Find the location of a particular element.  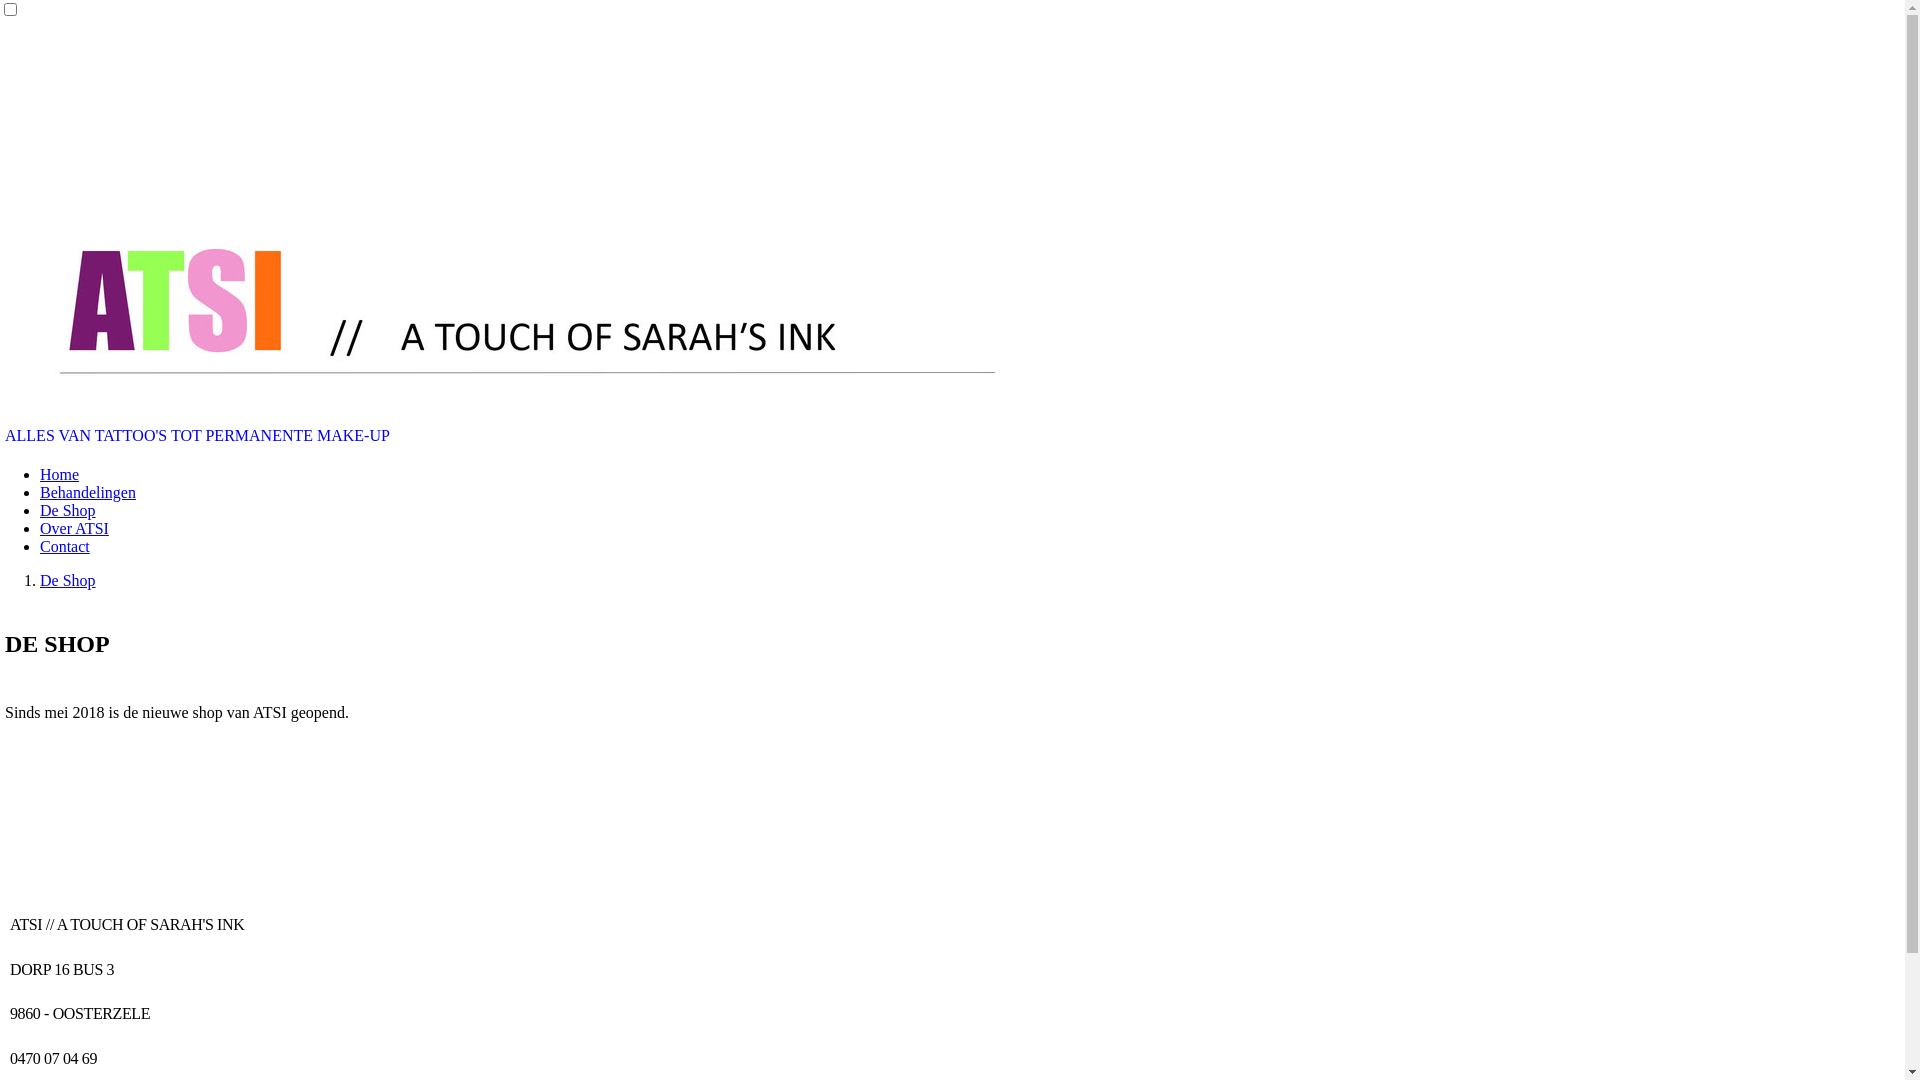

'Behandelingen' is located at coordinates (86, 492).